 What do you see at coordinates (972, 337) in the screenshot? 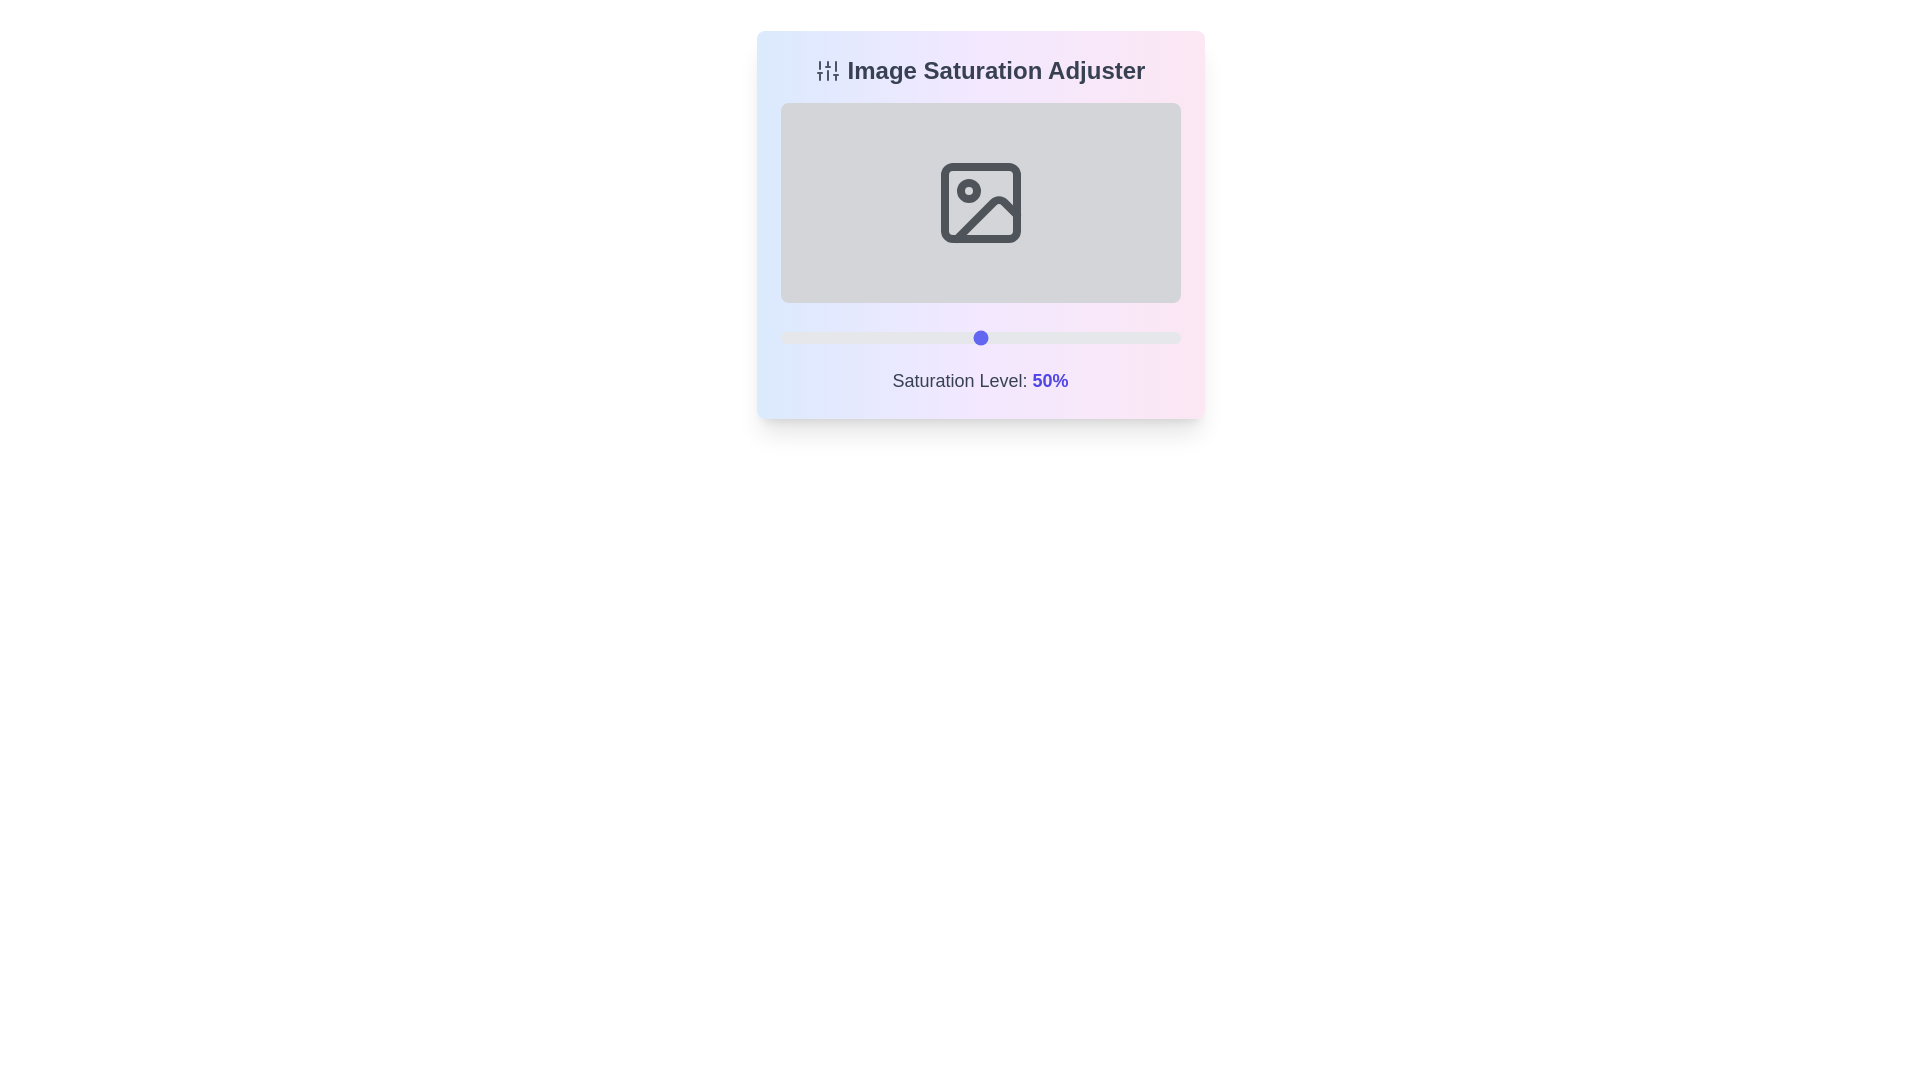
I see `the saturation level to 48% by interacting with the slider` at bounding box center [972, 337].